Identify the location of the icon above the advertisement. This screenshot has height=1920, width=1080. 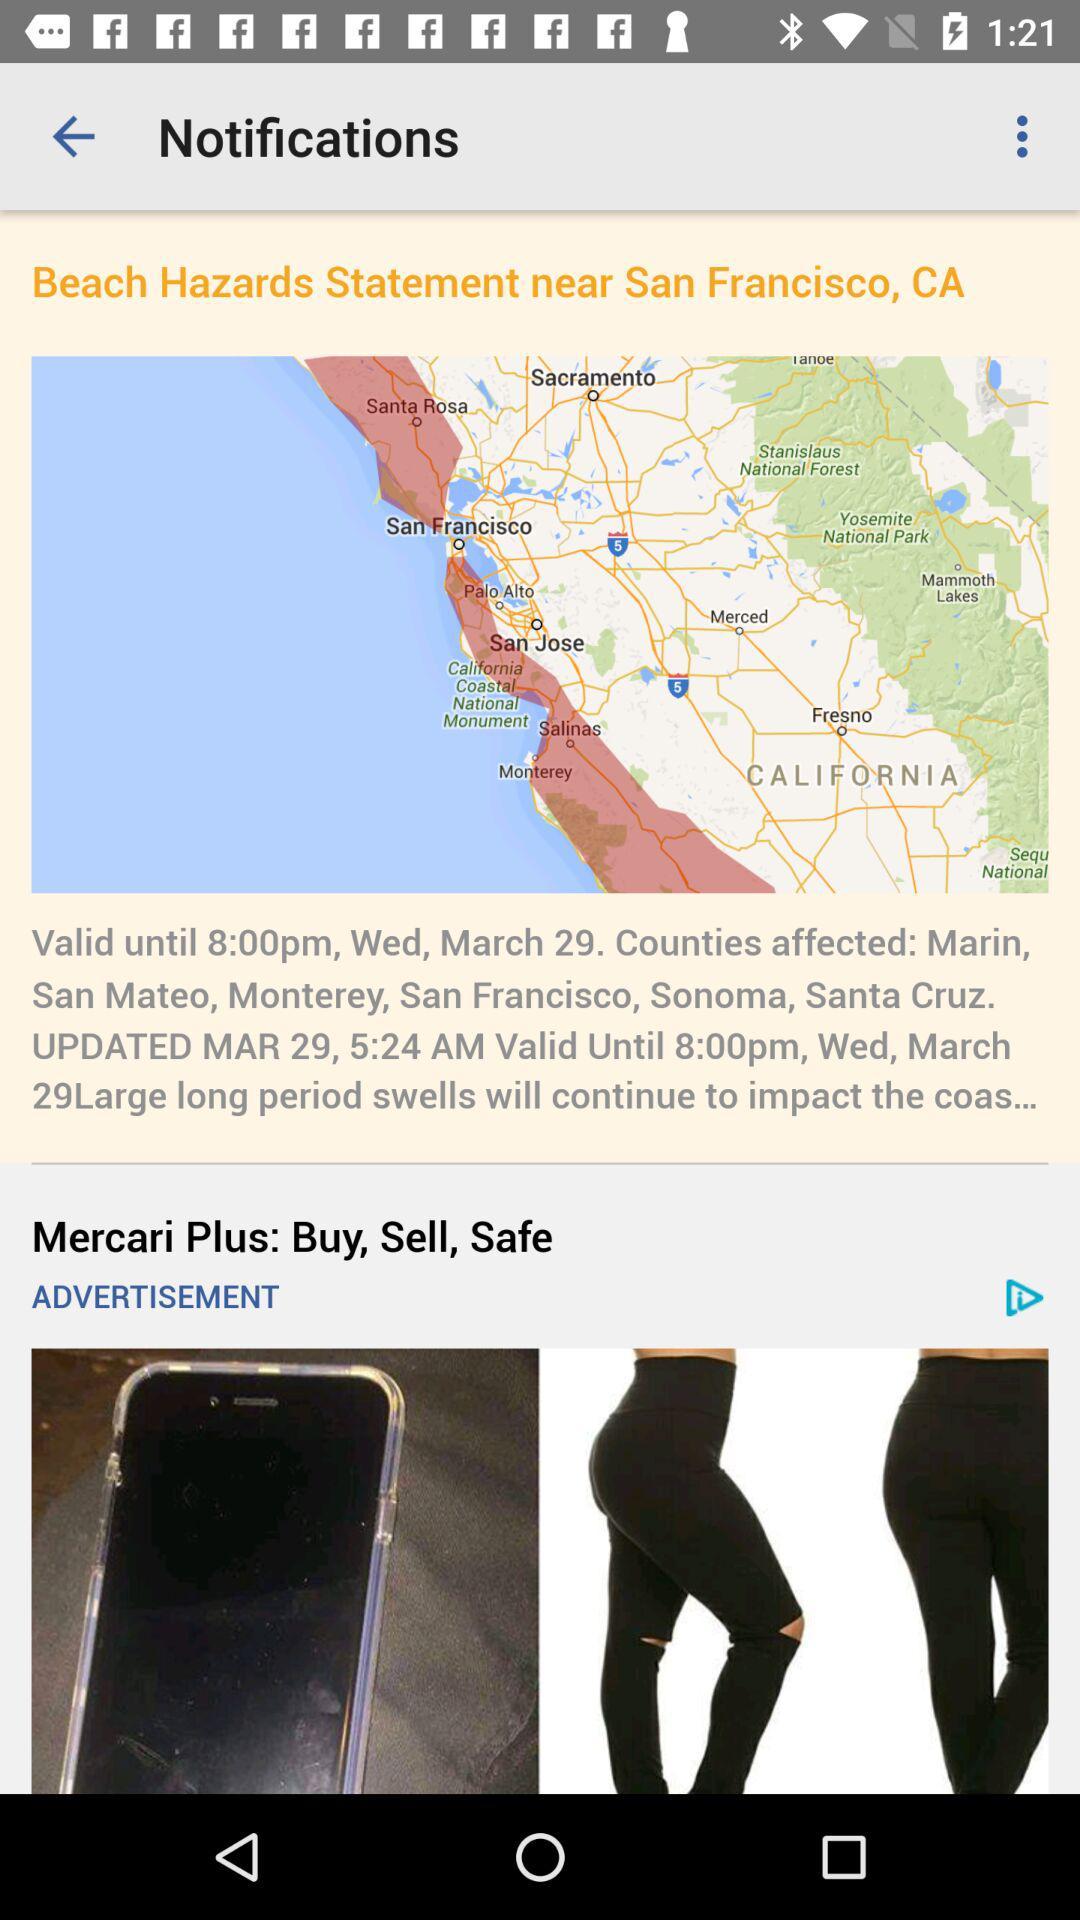
(540, 1234).